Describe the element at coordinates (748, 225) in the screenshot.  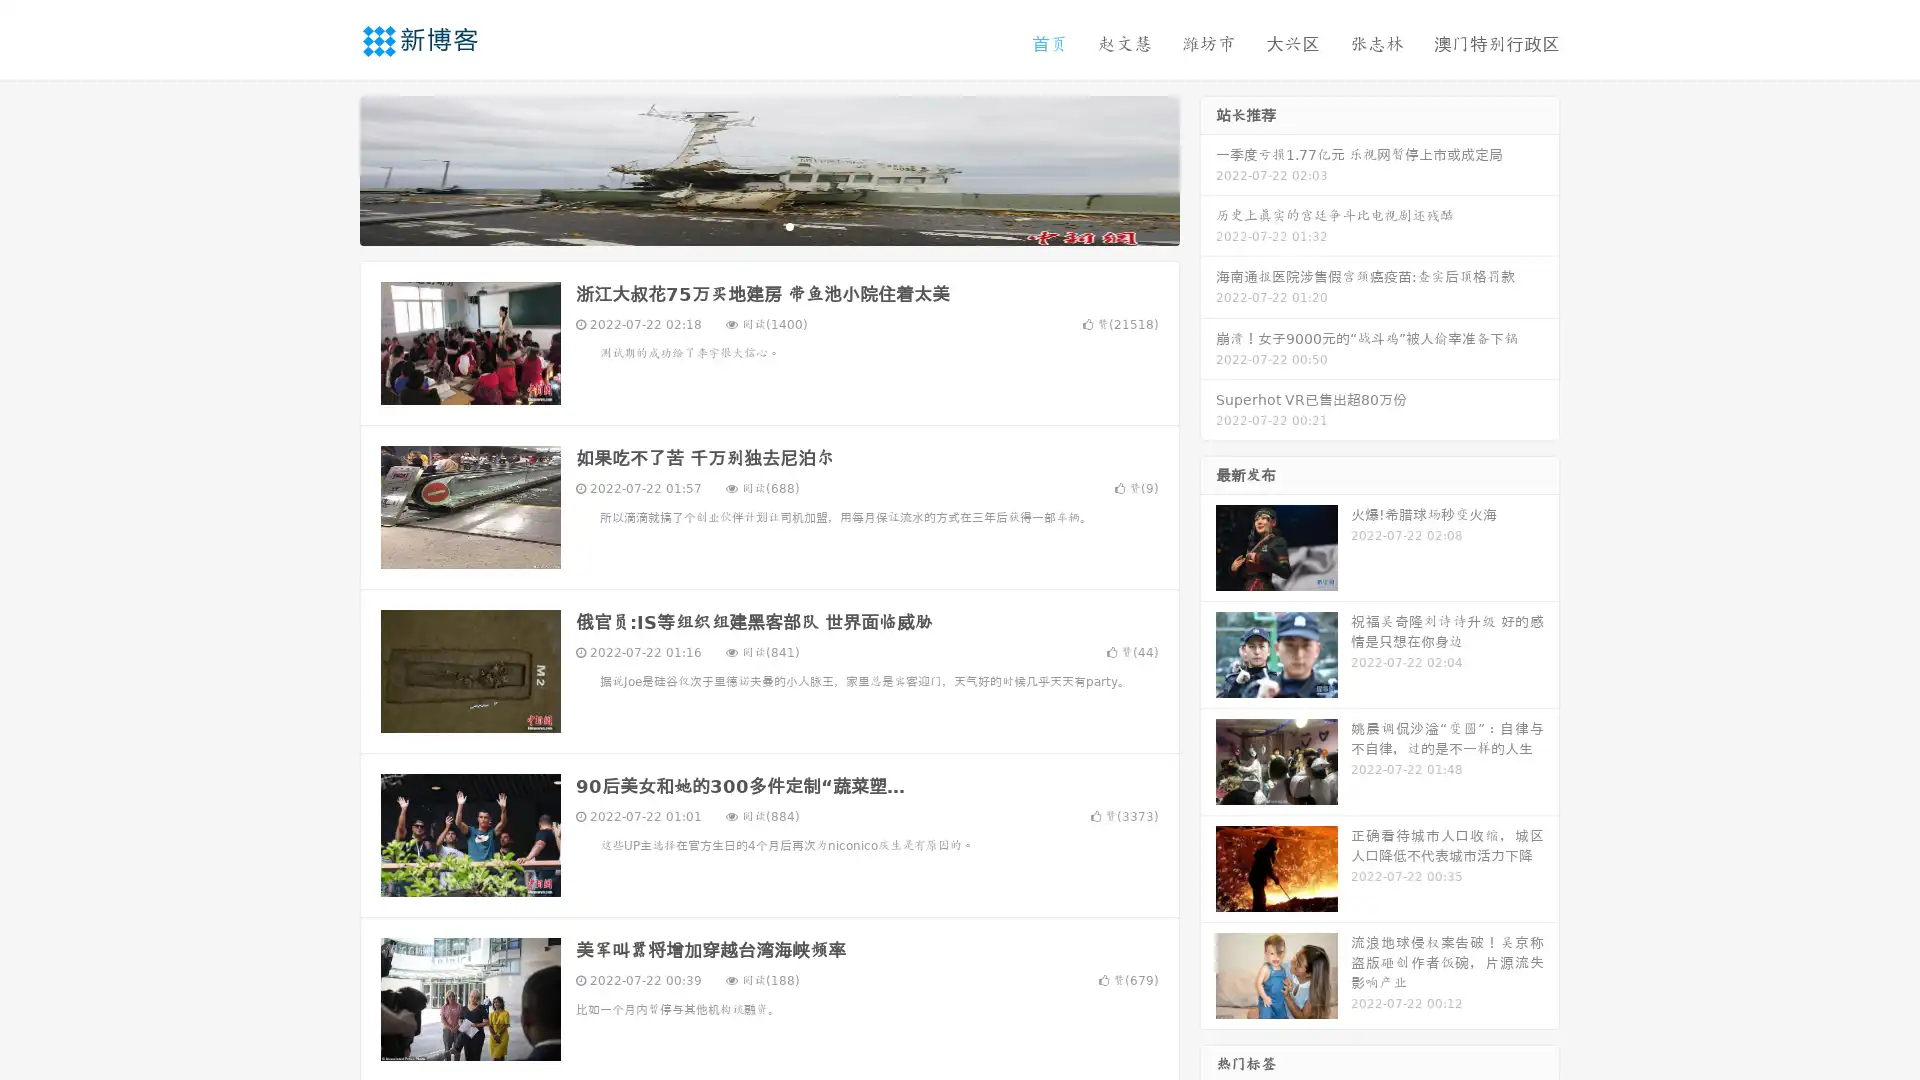
I see `Go to slide 1` at that location.